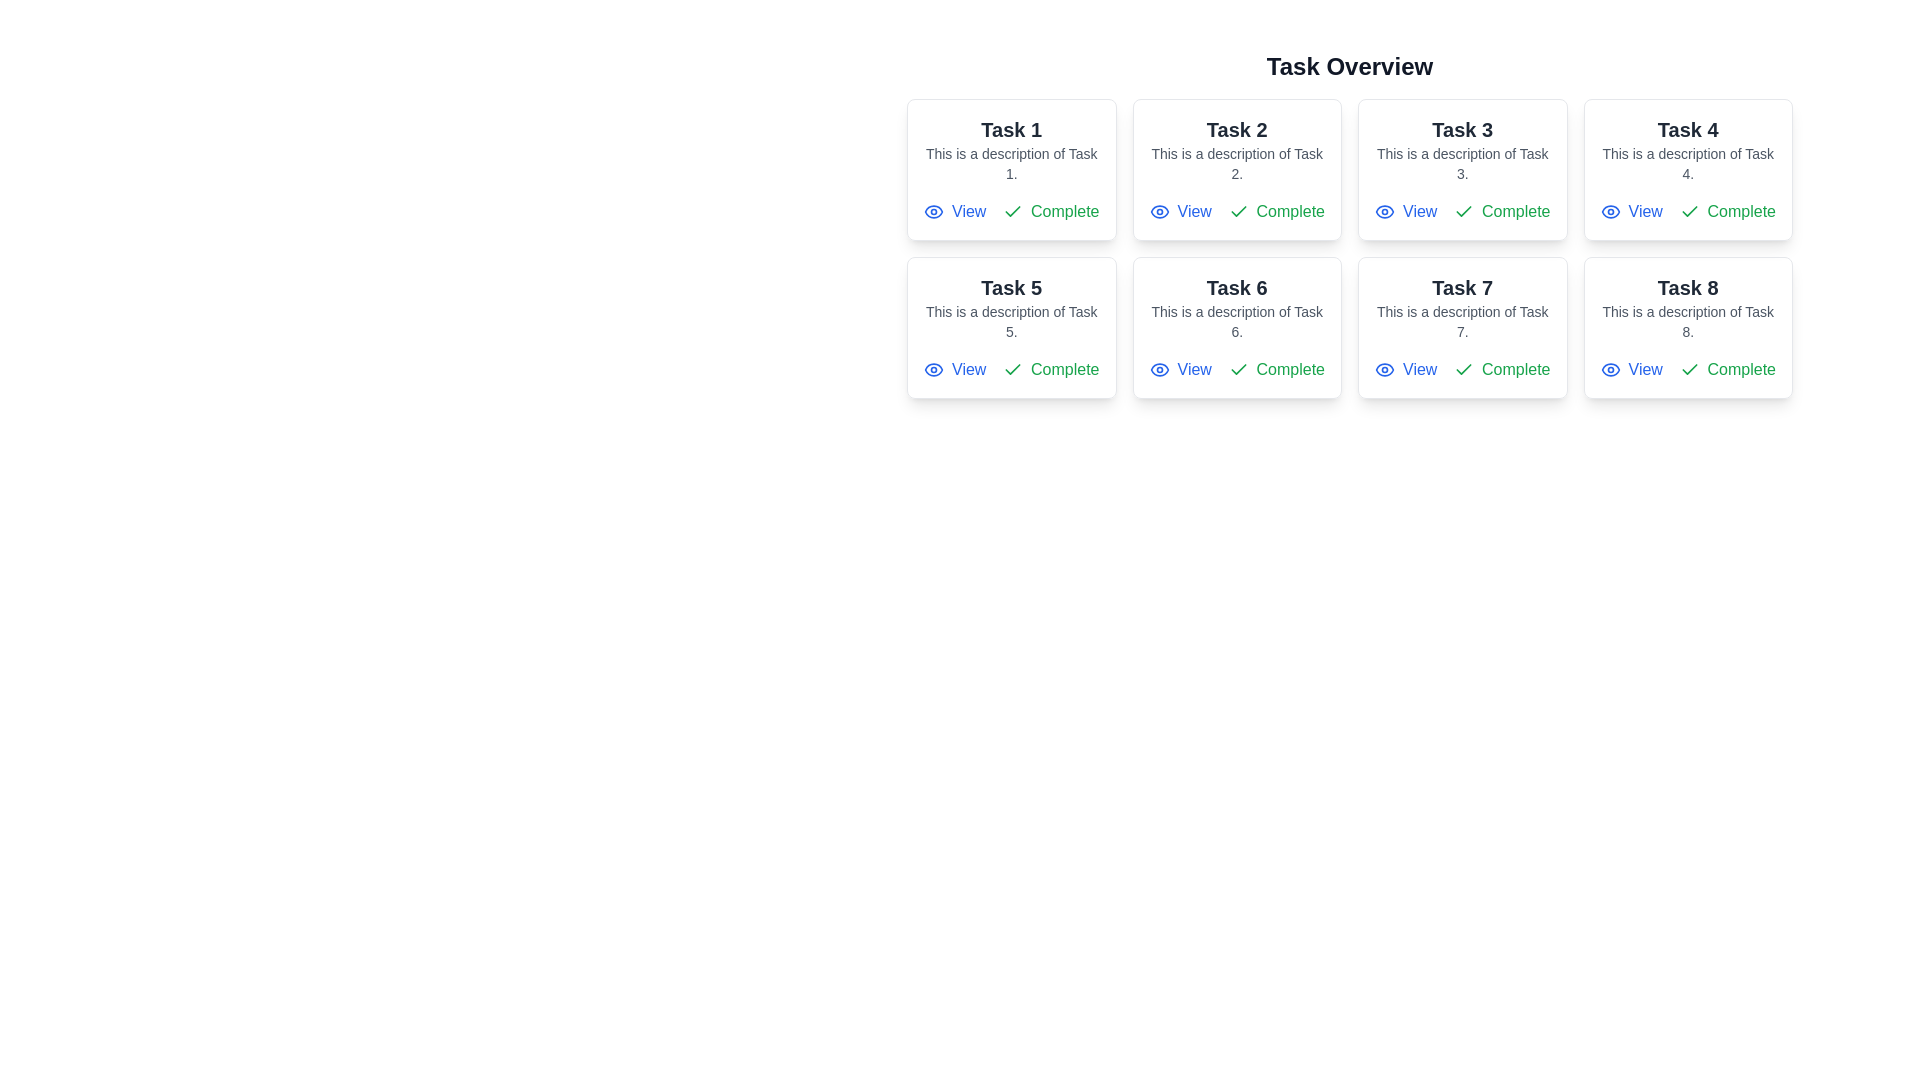 The height and width of the screenshot is (1080, 1920). Describe the element at coordinates (1384, 212) in the screenshot. I see `the blue eye icon located above the 'View' button within the 'Task 3' task card` at that location.